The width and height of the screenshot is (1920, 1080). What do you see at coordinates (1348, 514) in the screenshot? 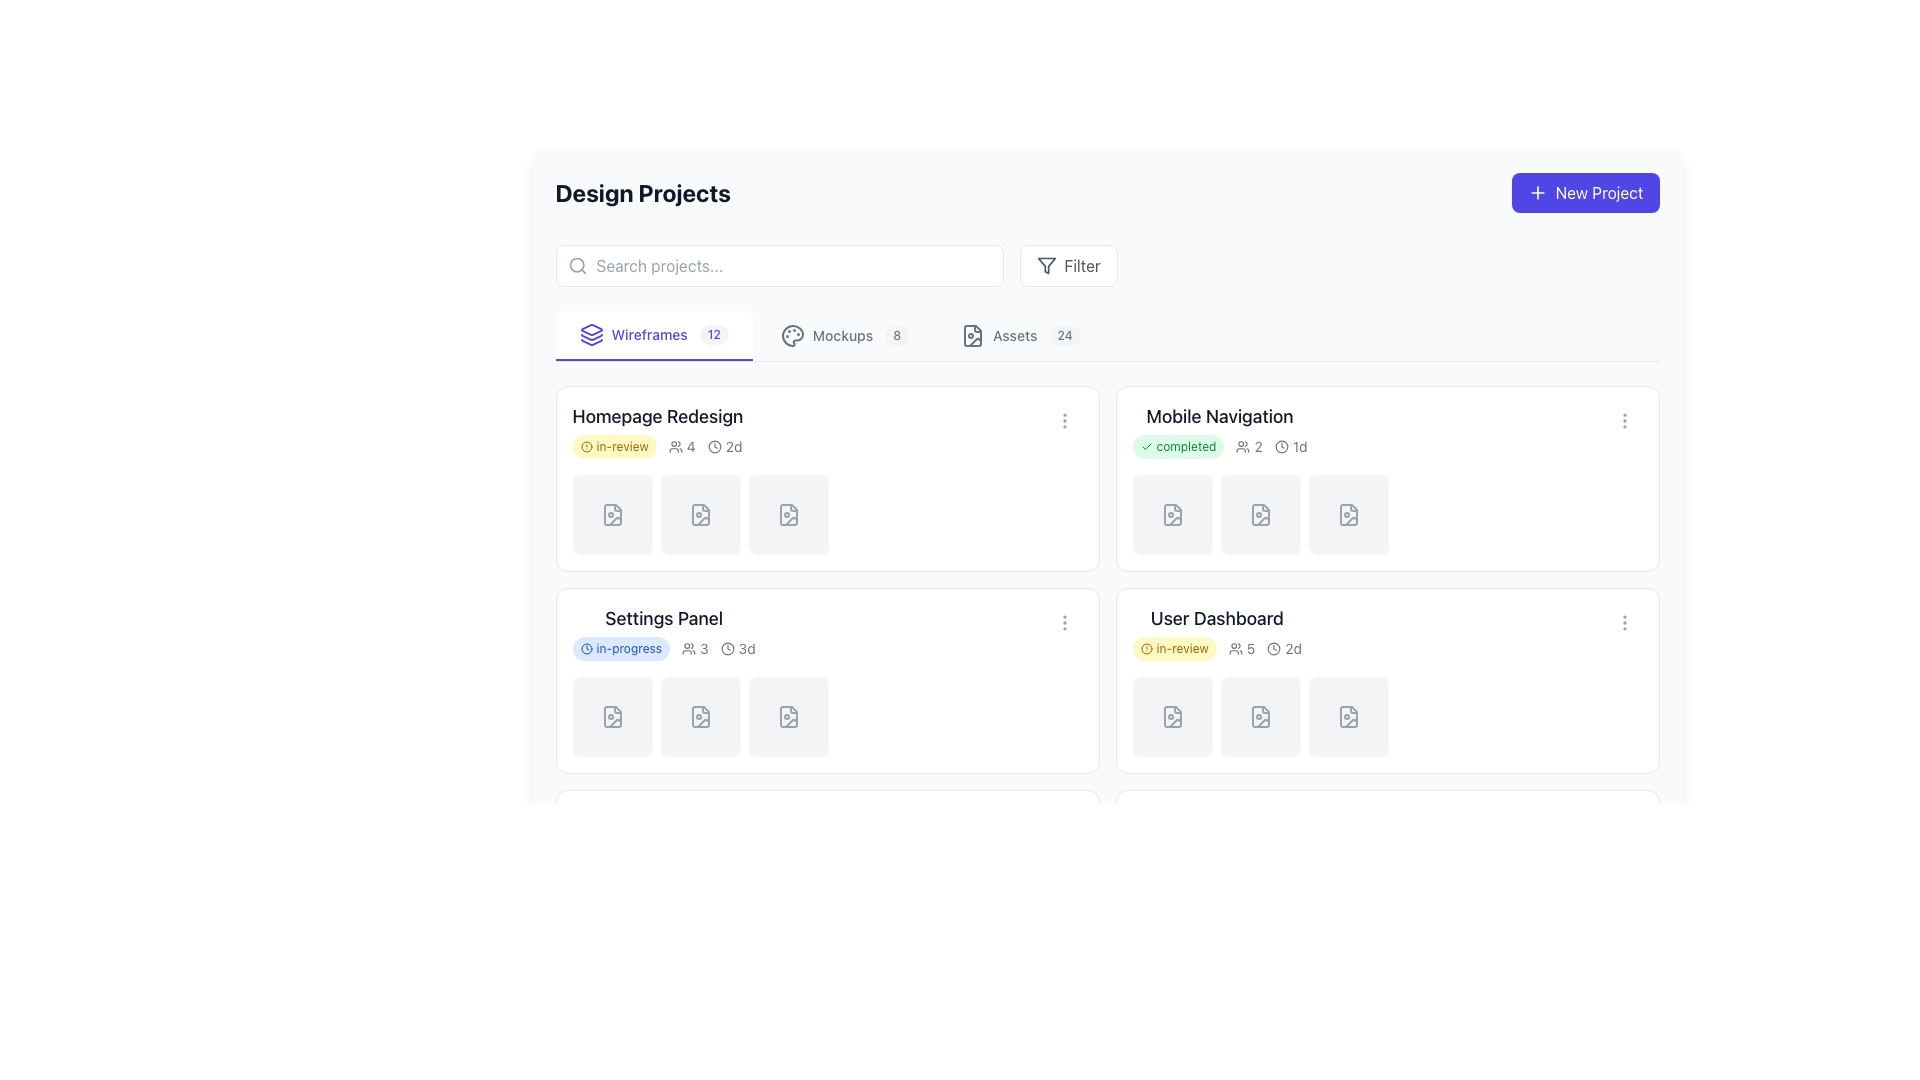
I see `the third icon from the left in the 'Mobile Navigation' section, located in the top-right quadrant of the interface` at bounding box center [1348, 514].